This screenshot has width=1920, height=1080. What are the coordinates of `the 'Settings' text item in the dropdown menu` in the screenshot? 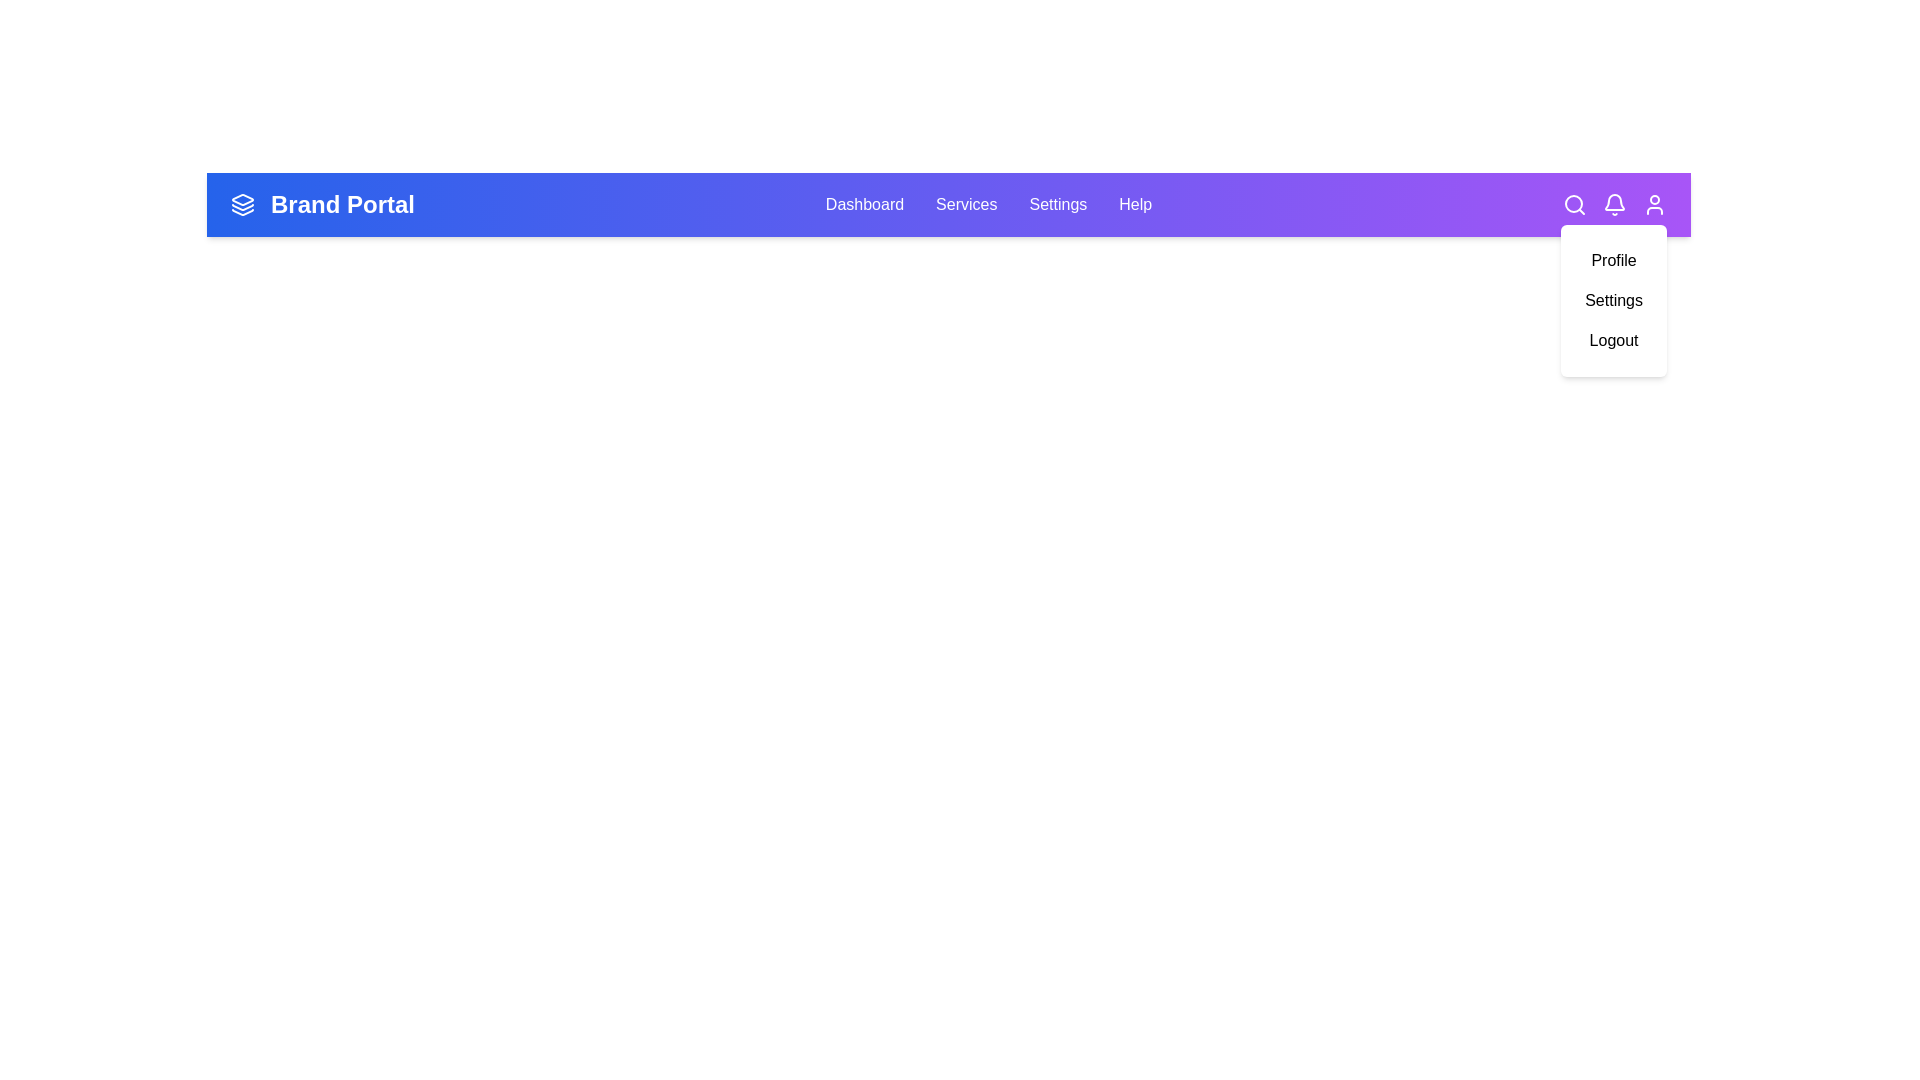 It's located at (1614, 300).